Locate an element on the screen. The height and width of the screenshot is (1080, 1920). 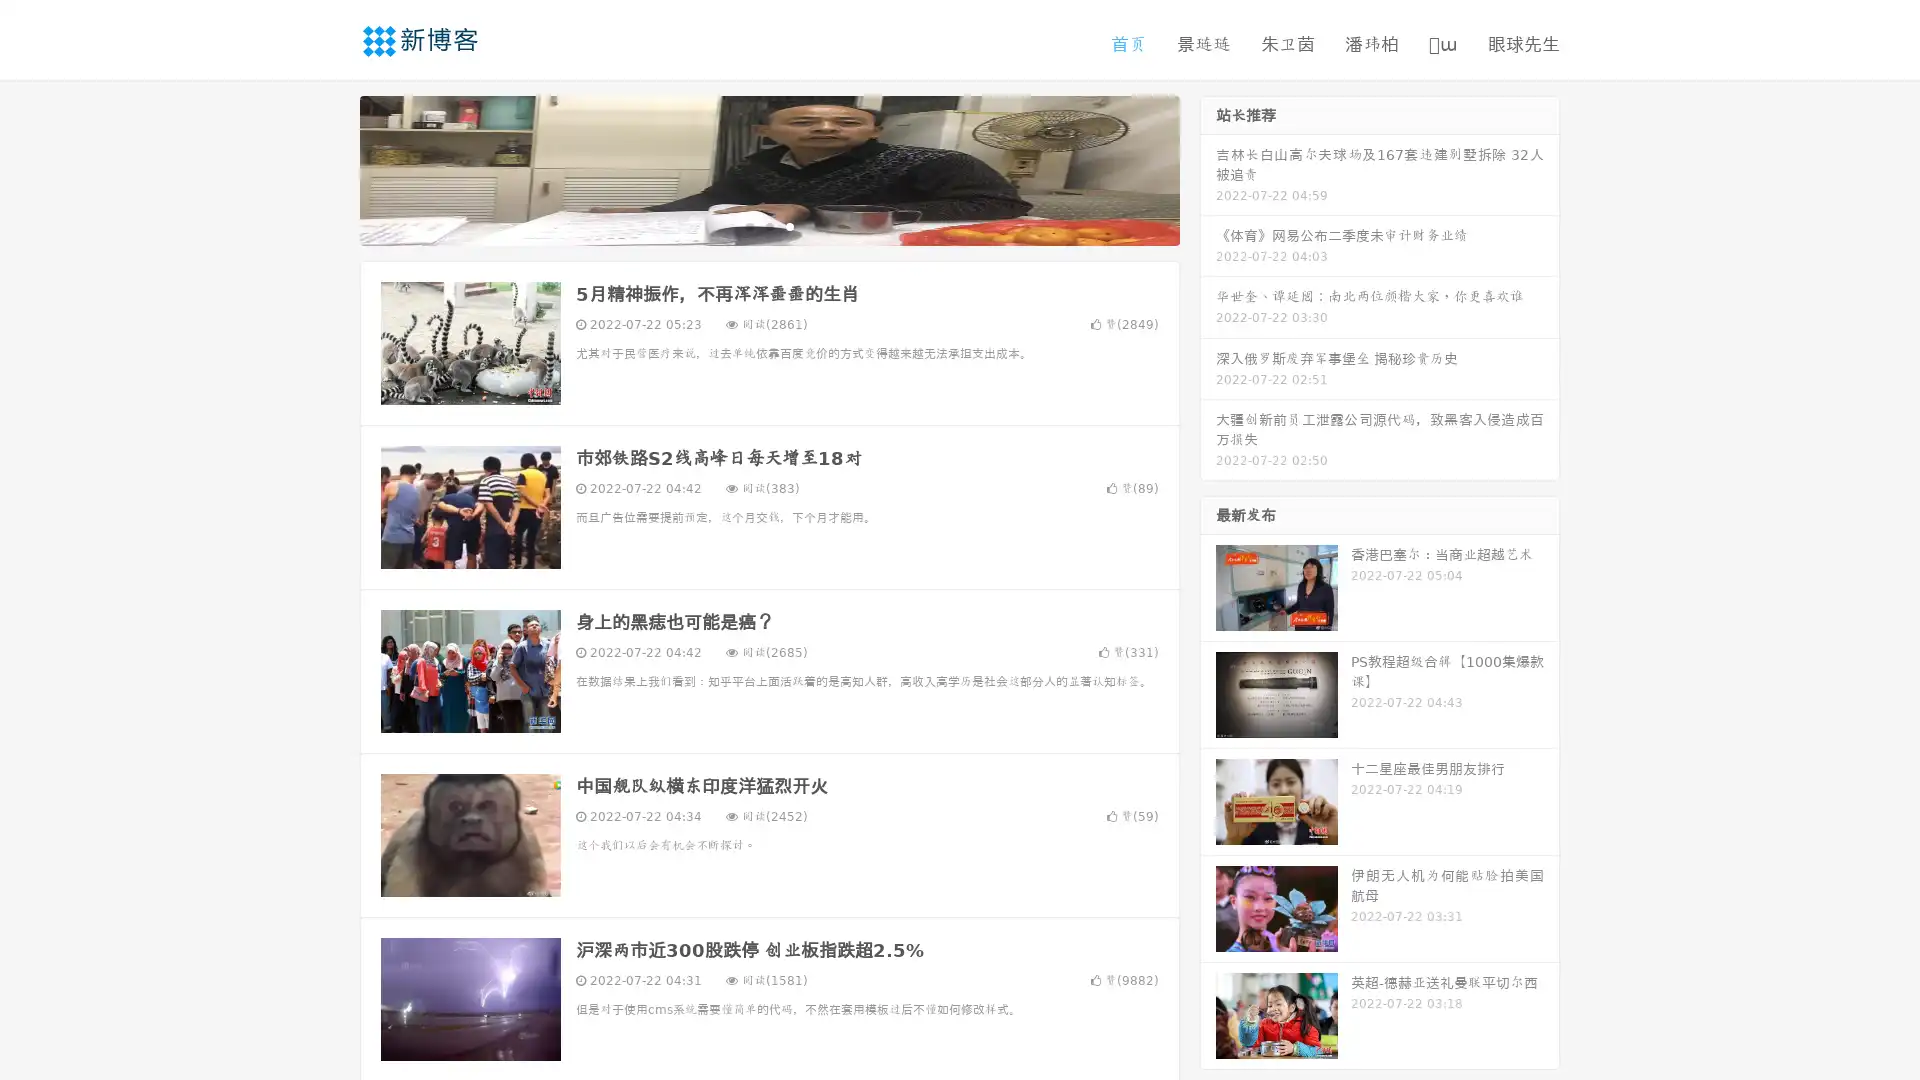
Next slide is located at coordinates (1208, 168).